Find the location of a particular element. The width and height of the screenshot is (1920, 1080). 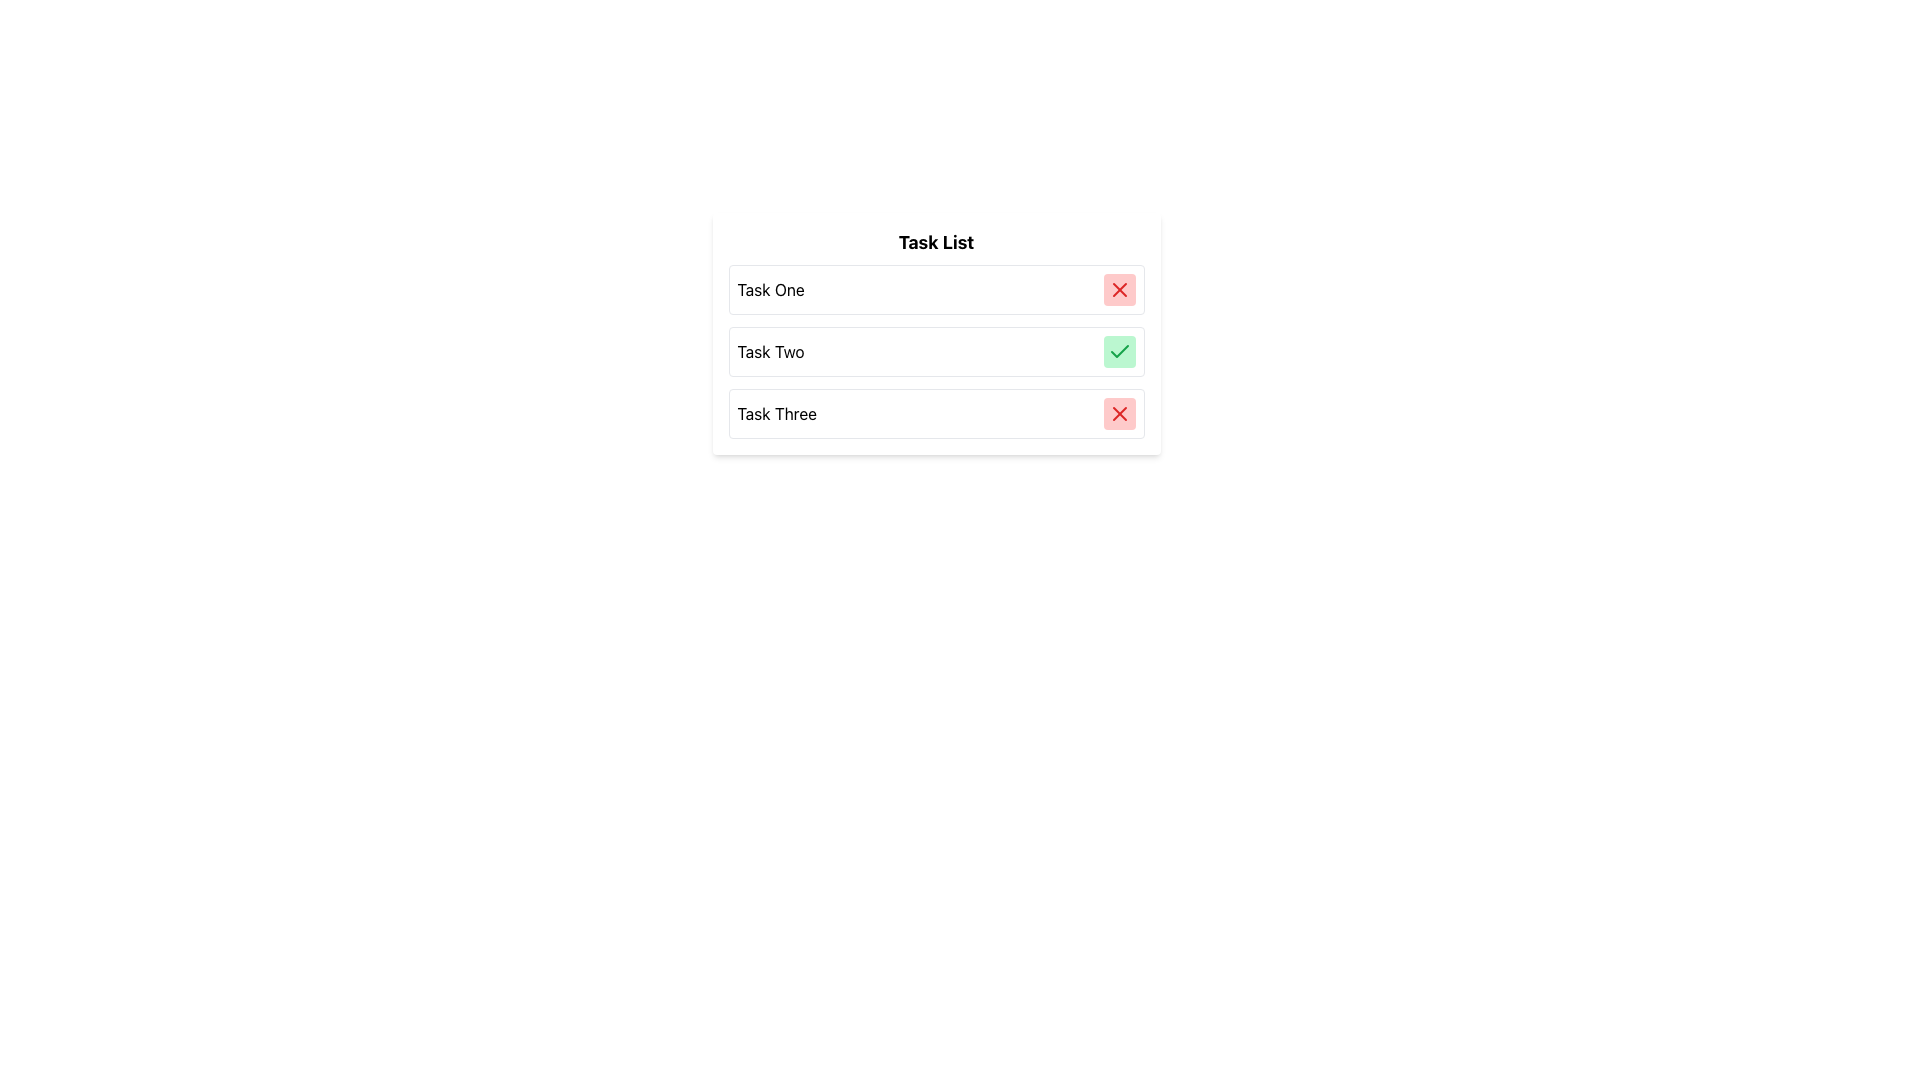

the small green button with a checkmark icon located to the right of the text 'Task Two' to mark the task as completed is located at coordinates (1118, 350).